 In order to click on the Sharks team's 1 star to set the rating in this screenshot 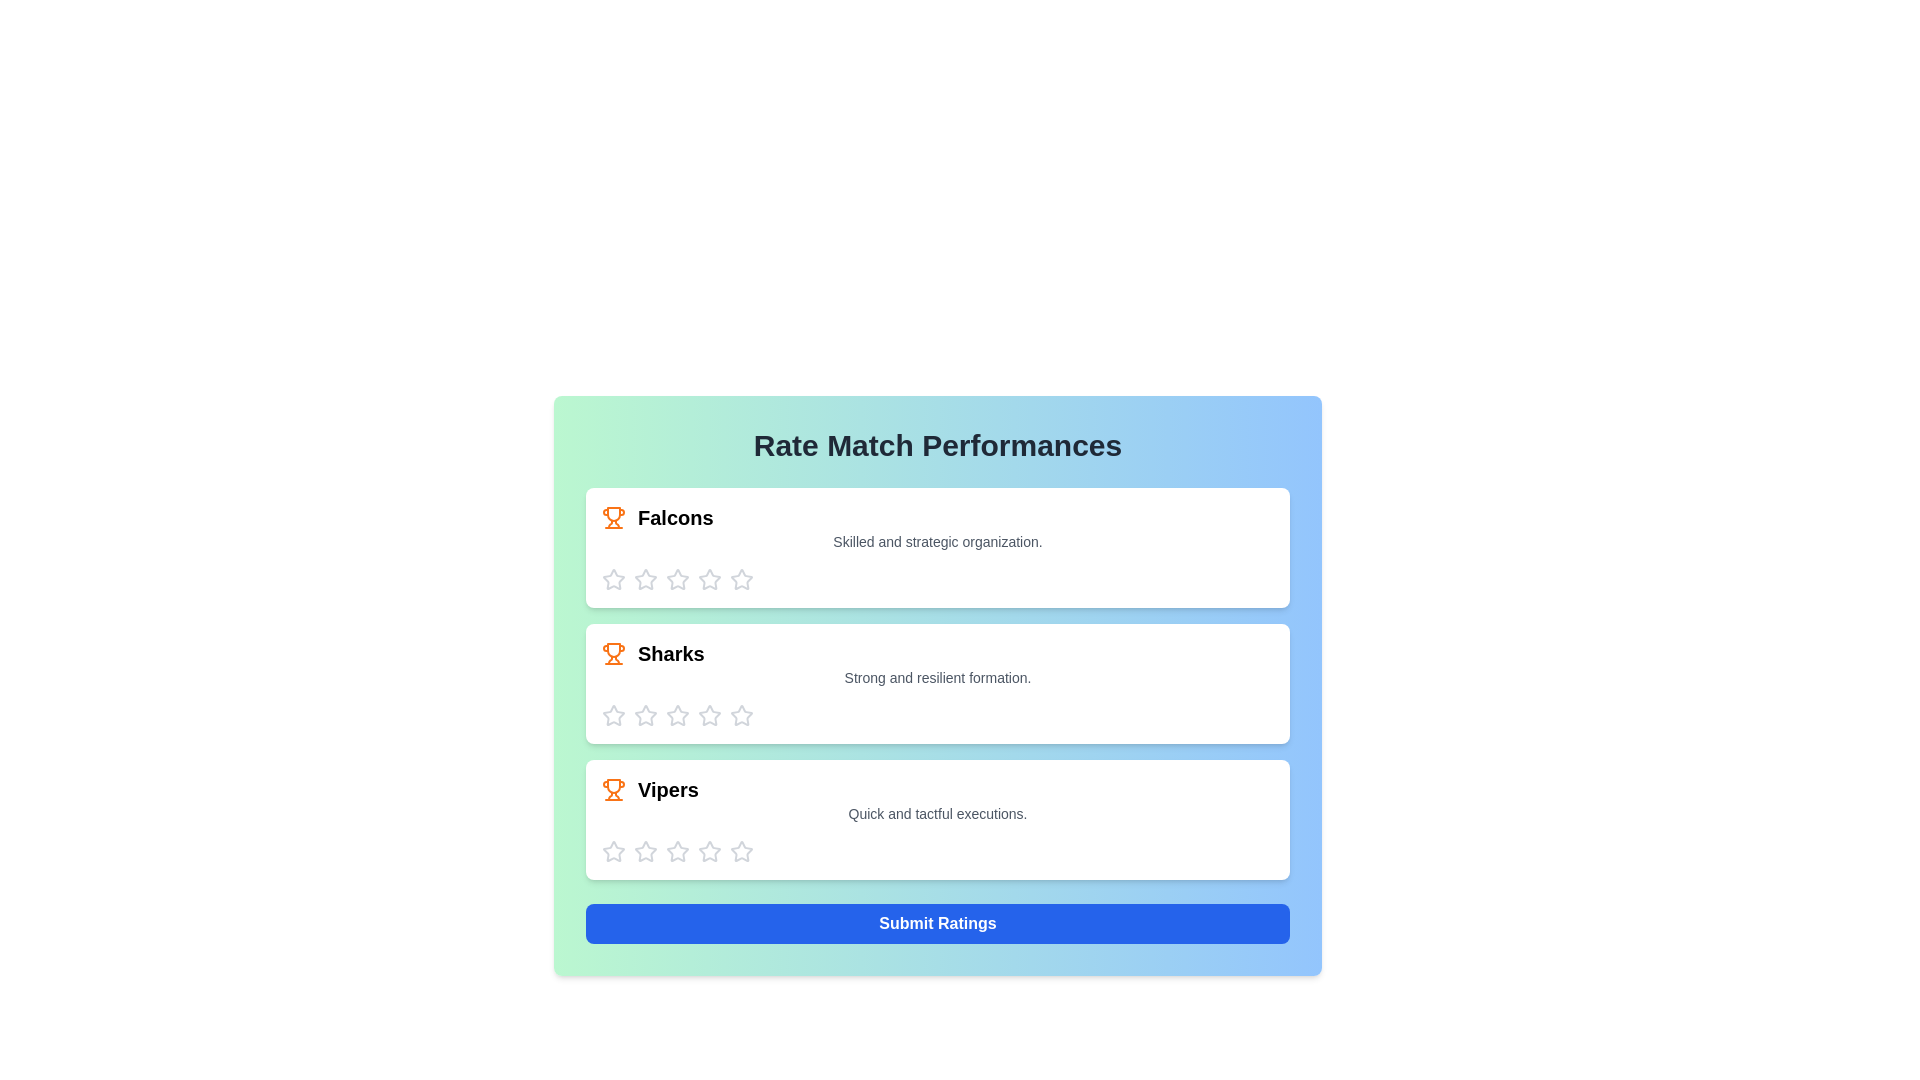, I will do `click(613, 715)`.